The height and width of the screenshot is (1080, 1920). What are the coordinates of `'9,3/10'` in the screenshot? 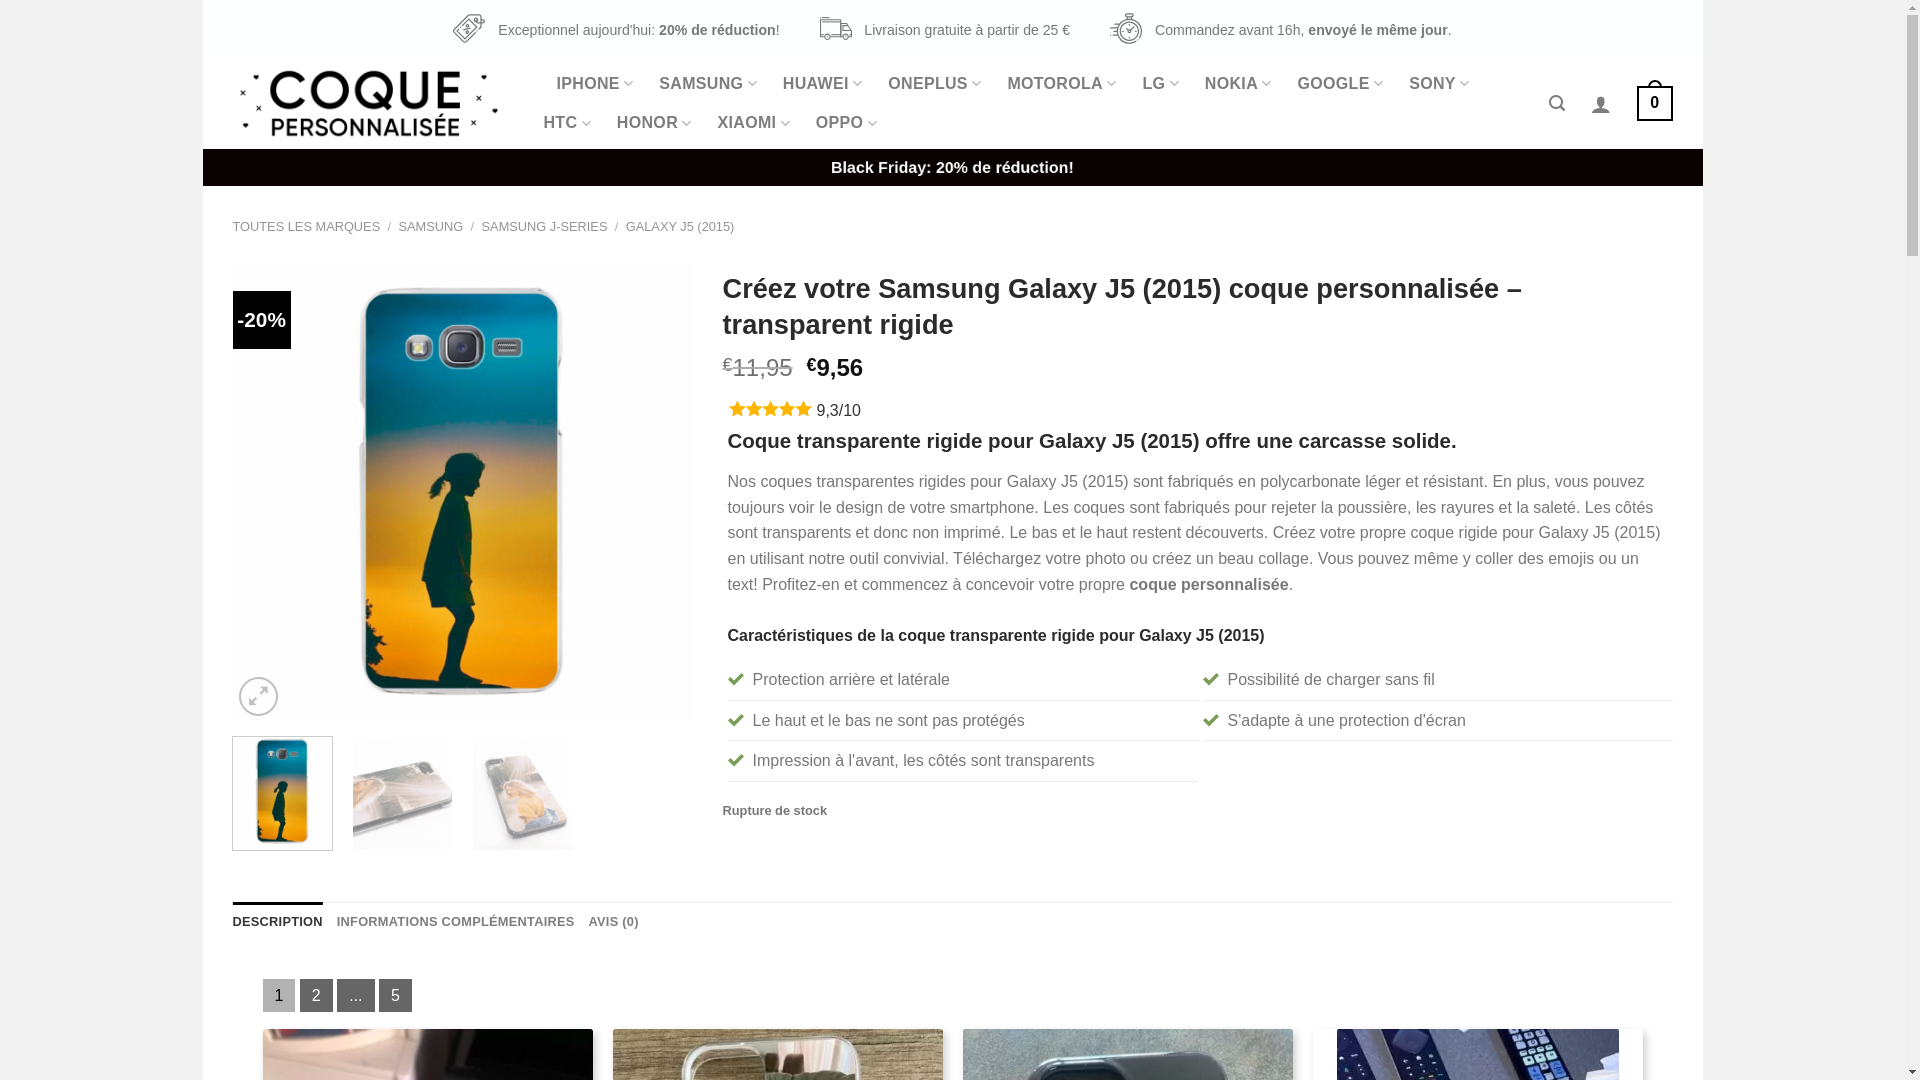 It's located at (838, 409).